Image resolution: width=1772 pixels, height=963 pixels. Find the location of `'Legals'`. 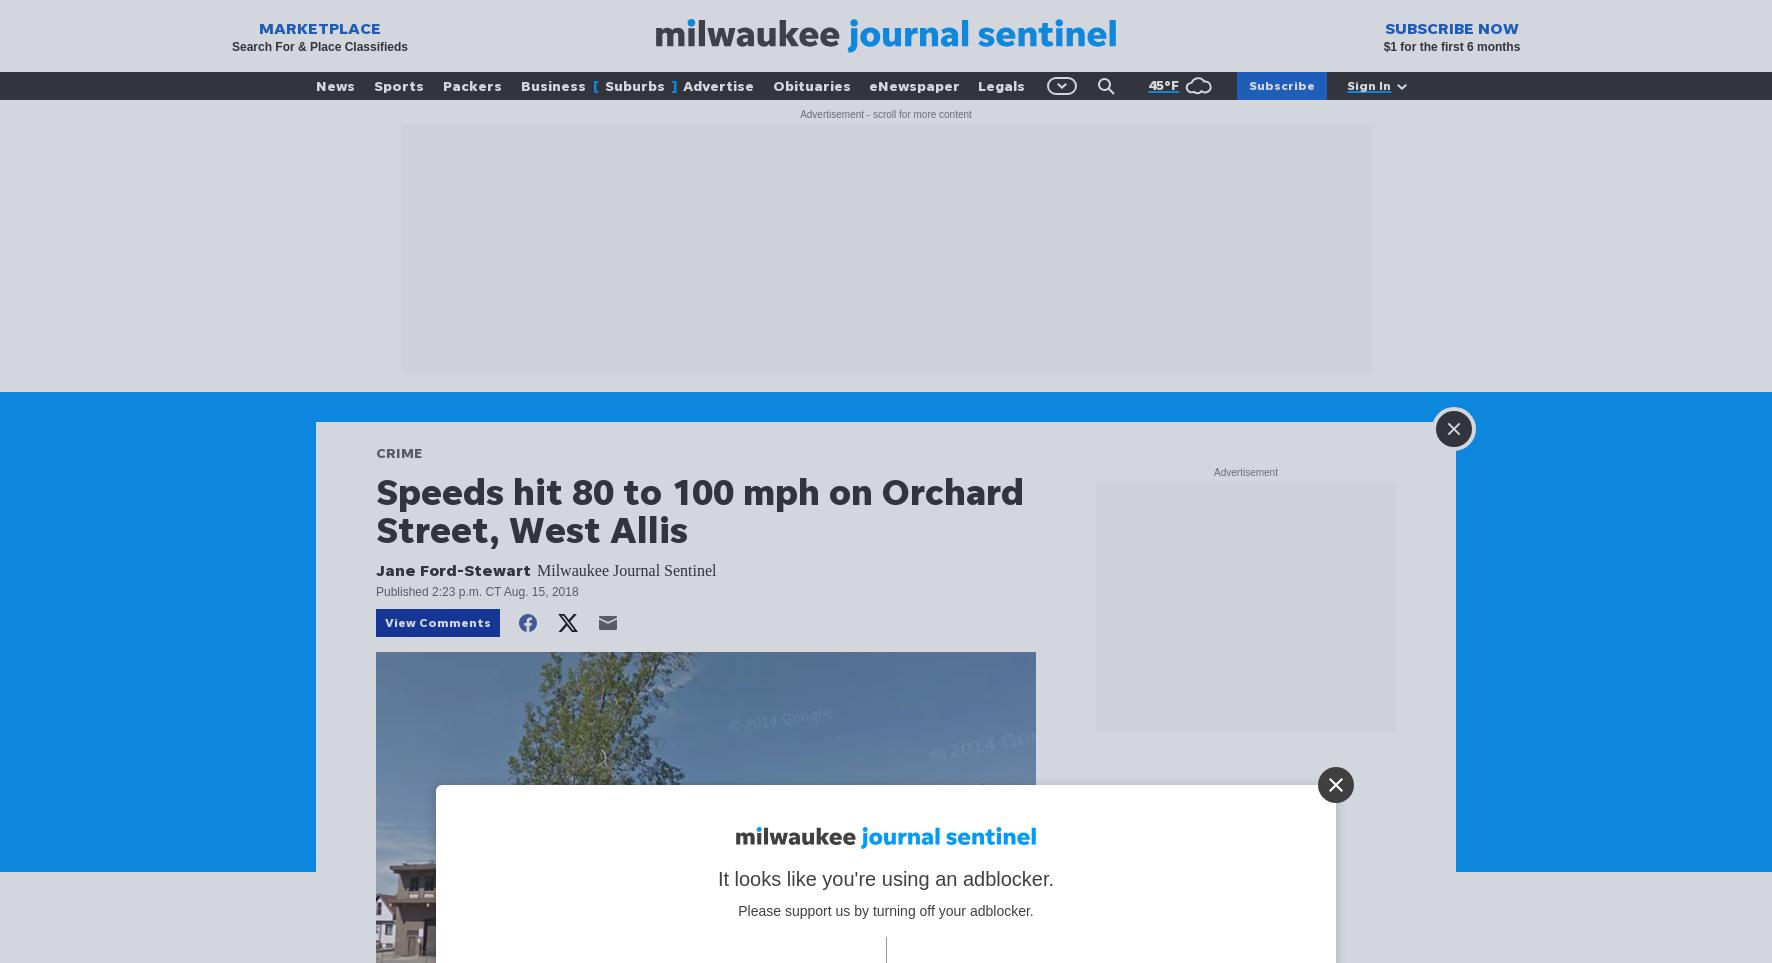

'Legals' is located at coordinates (976, 85).